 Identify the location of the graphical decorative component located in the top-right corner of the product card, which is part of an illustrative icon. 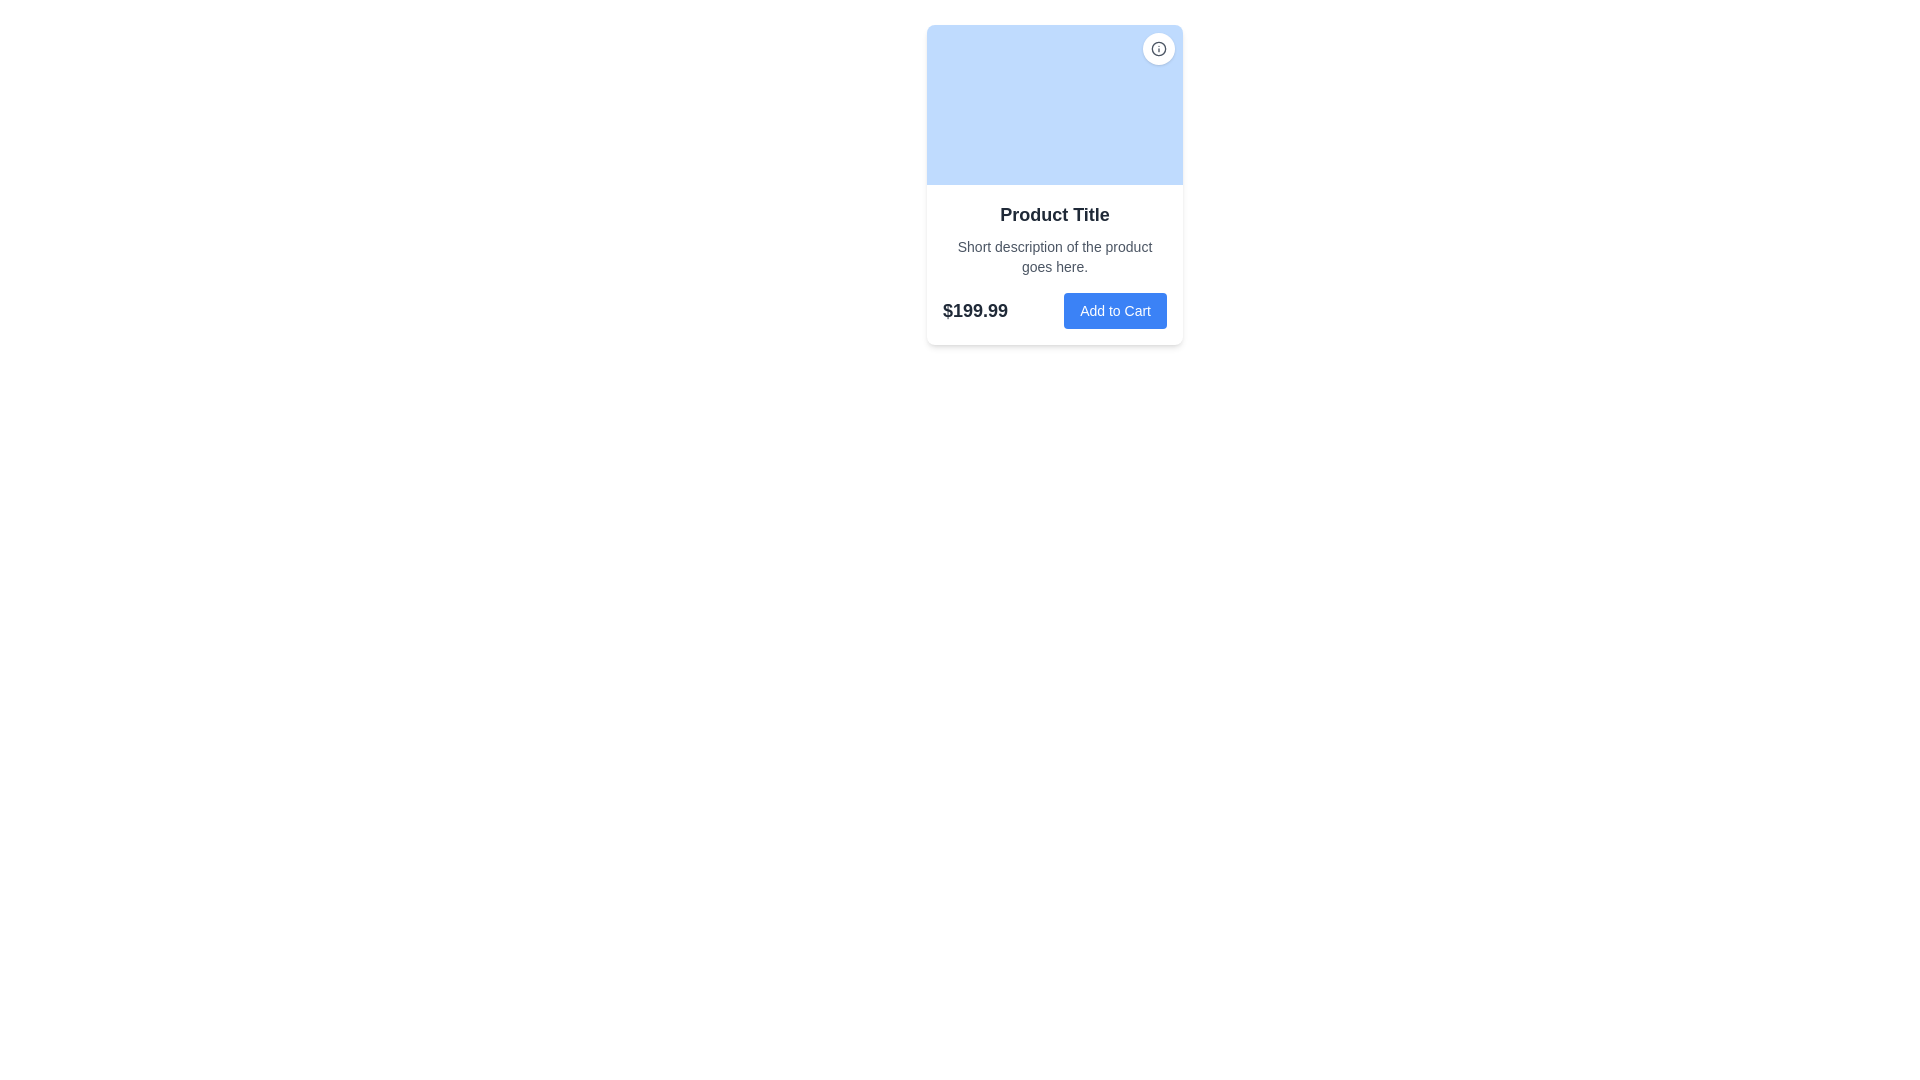
(1158, 48).